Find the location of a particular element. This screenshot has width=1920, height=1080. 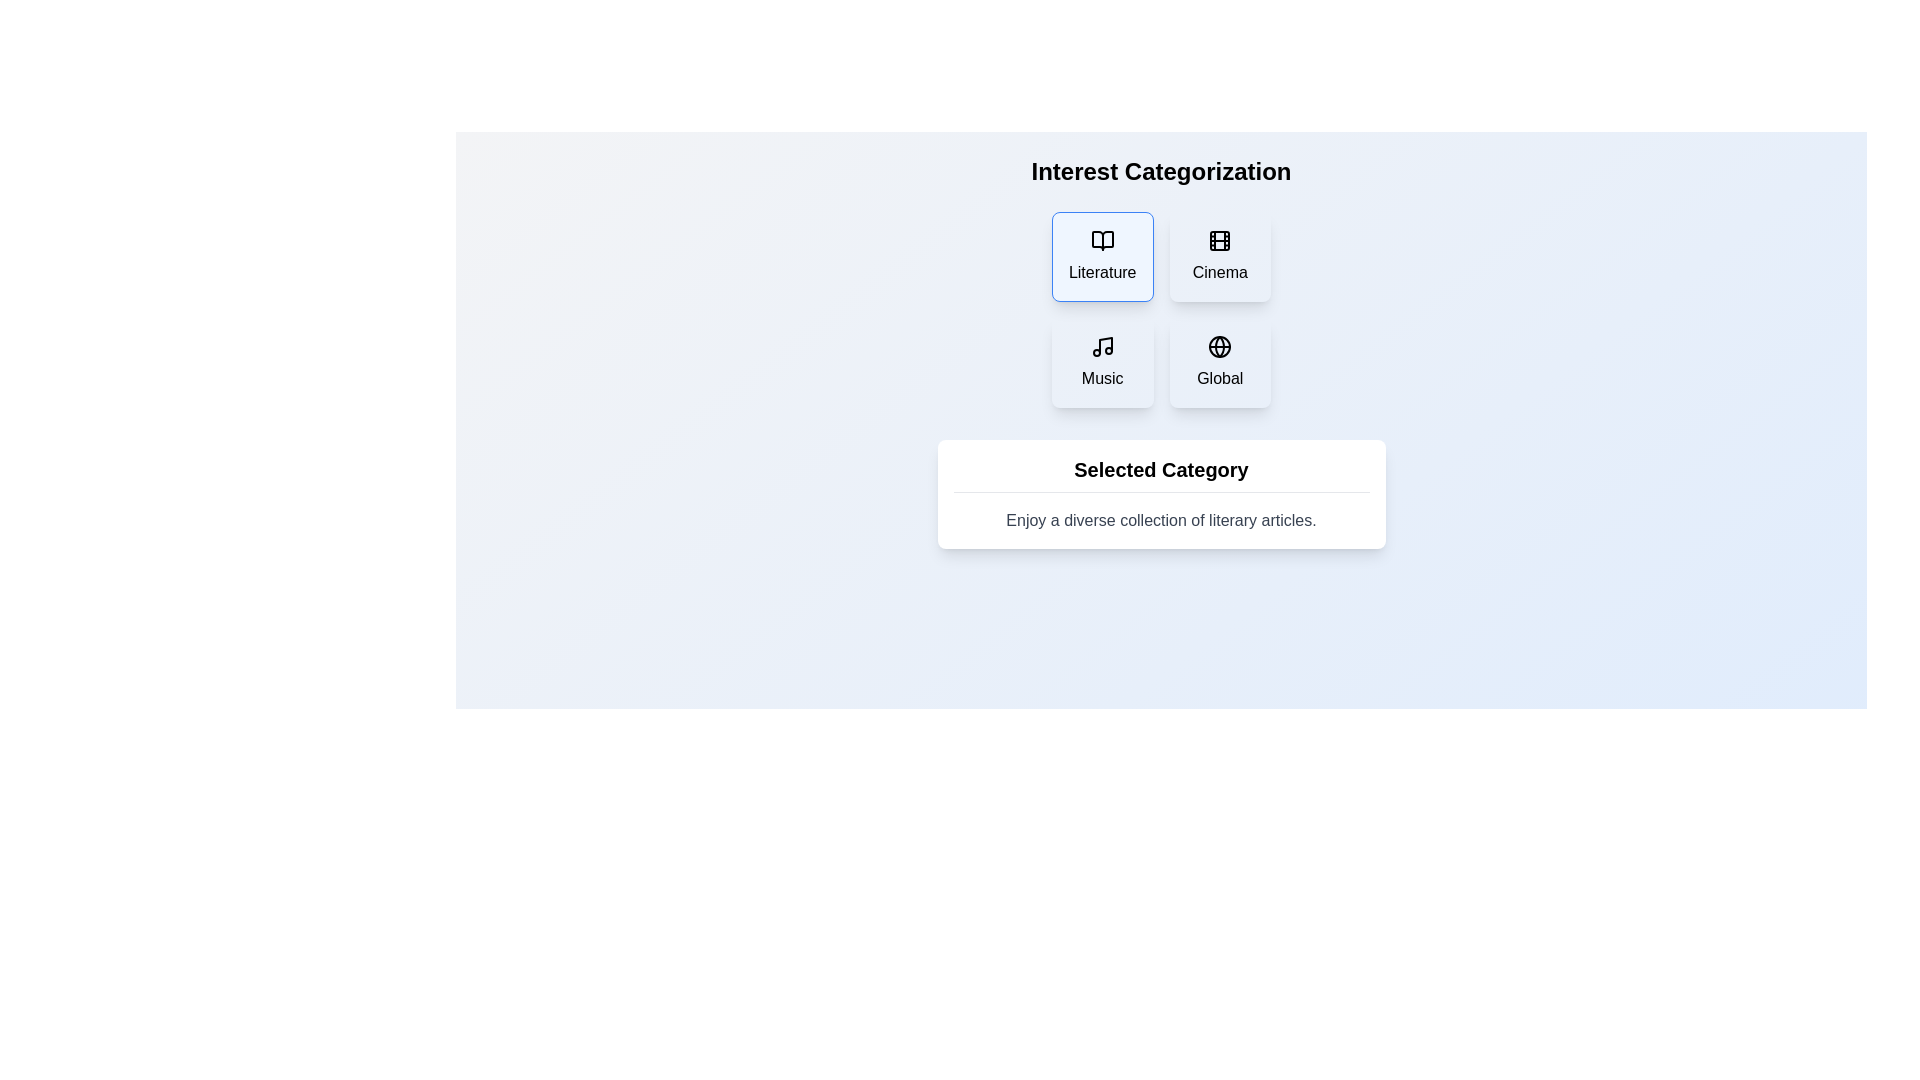

the open book icon, which is black and set against a light blue background, located above the 'Literature' text label in the top-left button of a grid layout is located at coordinates (1101, 239).